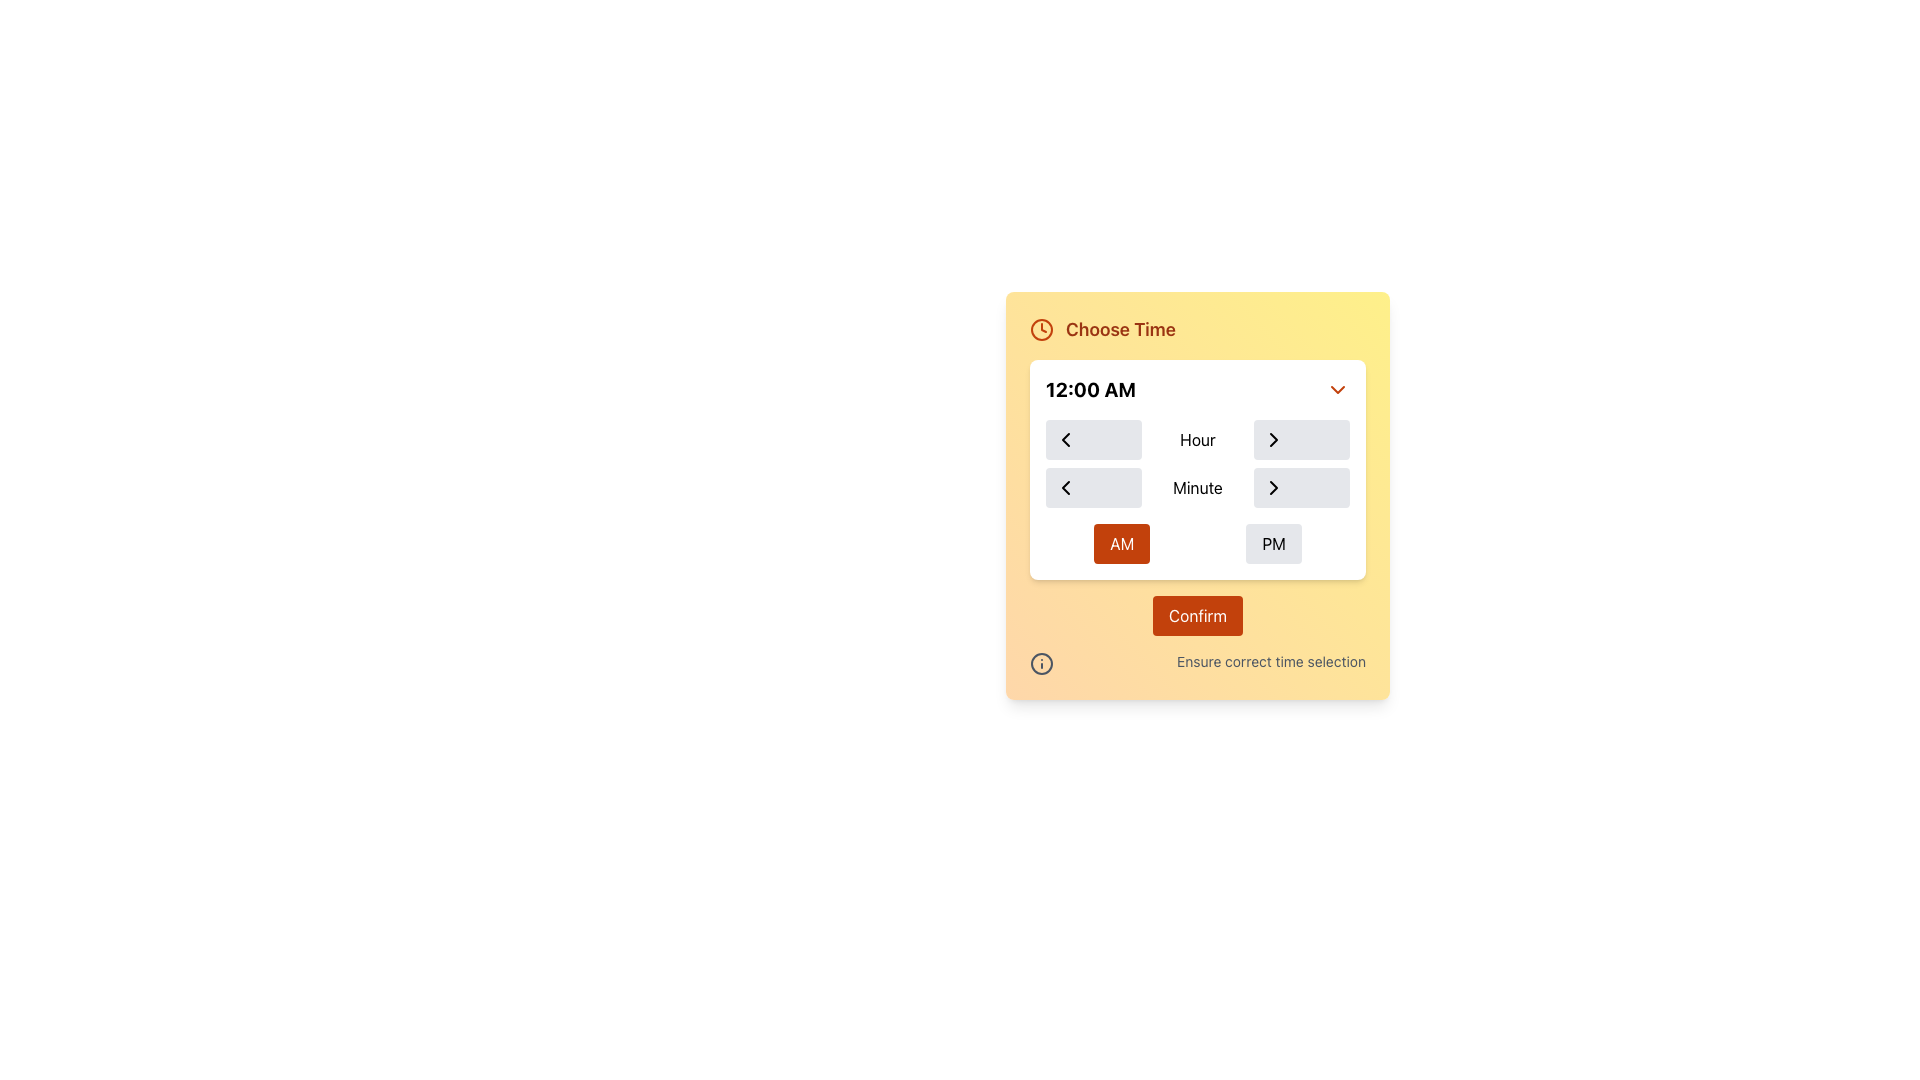  What do you see at coordinates (1198, 488) in the screenshot?
I see `the static text label displaying 'Minute', located in the time selector interface's lower row, middle column of the grid layout` at bounding box center [1198, 488].